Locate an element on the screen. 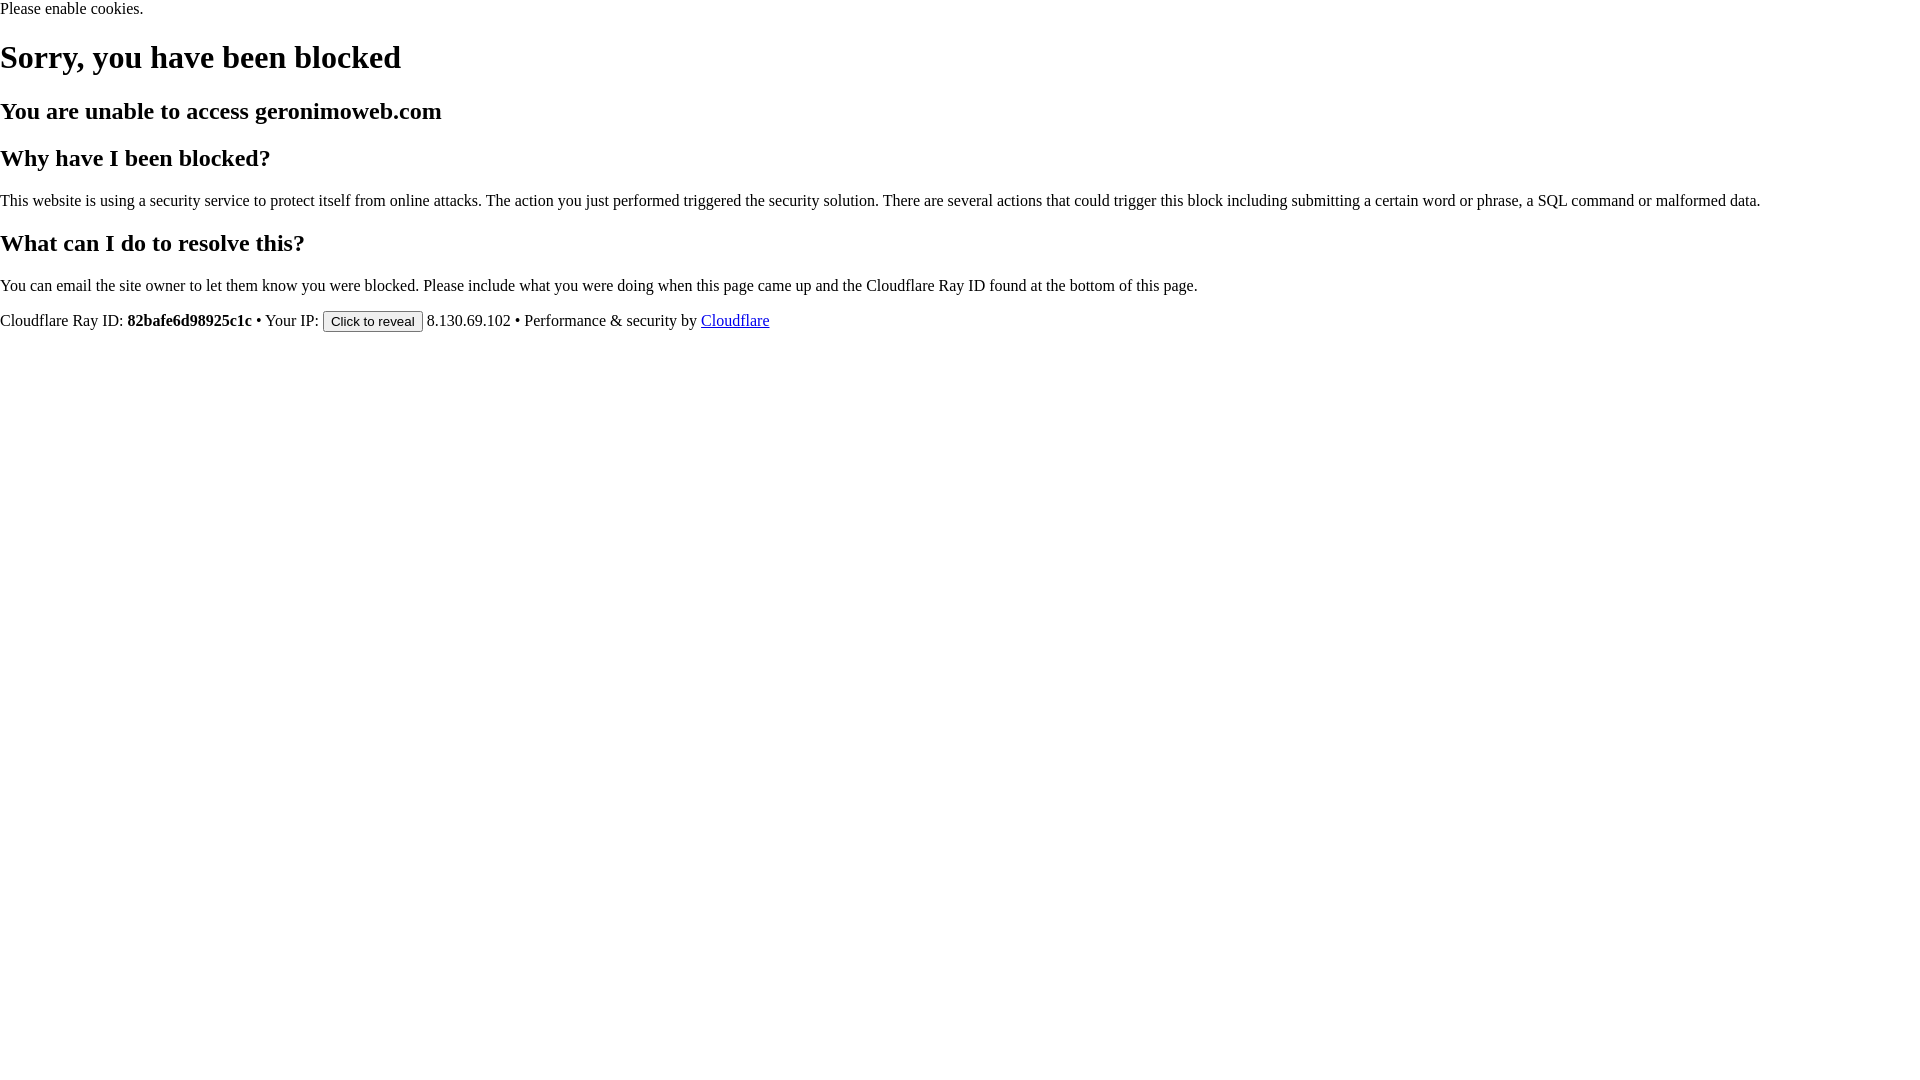  'Cloudflare' is located at coordinates (700, 319).